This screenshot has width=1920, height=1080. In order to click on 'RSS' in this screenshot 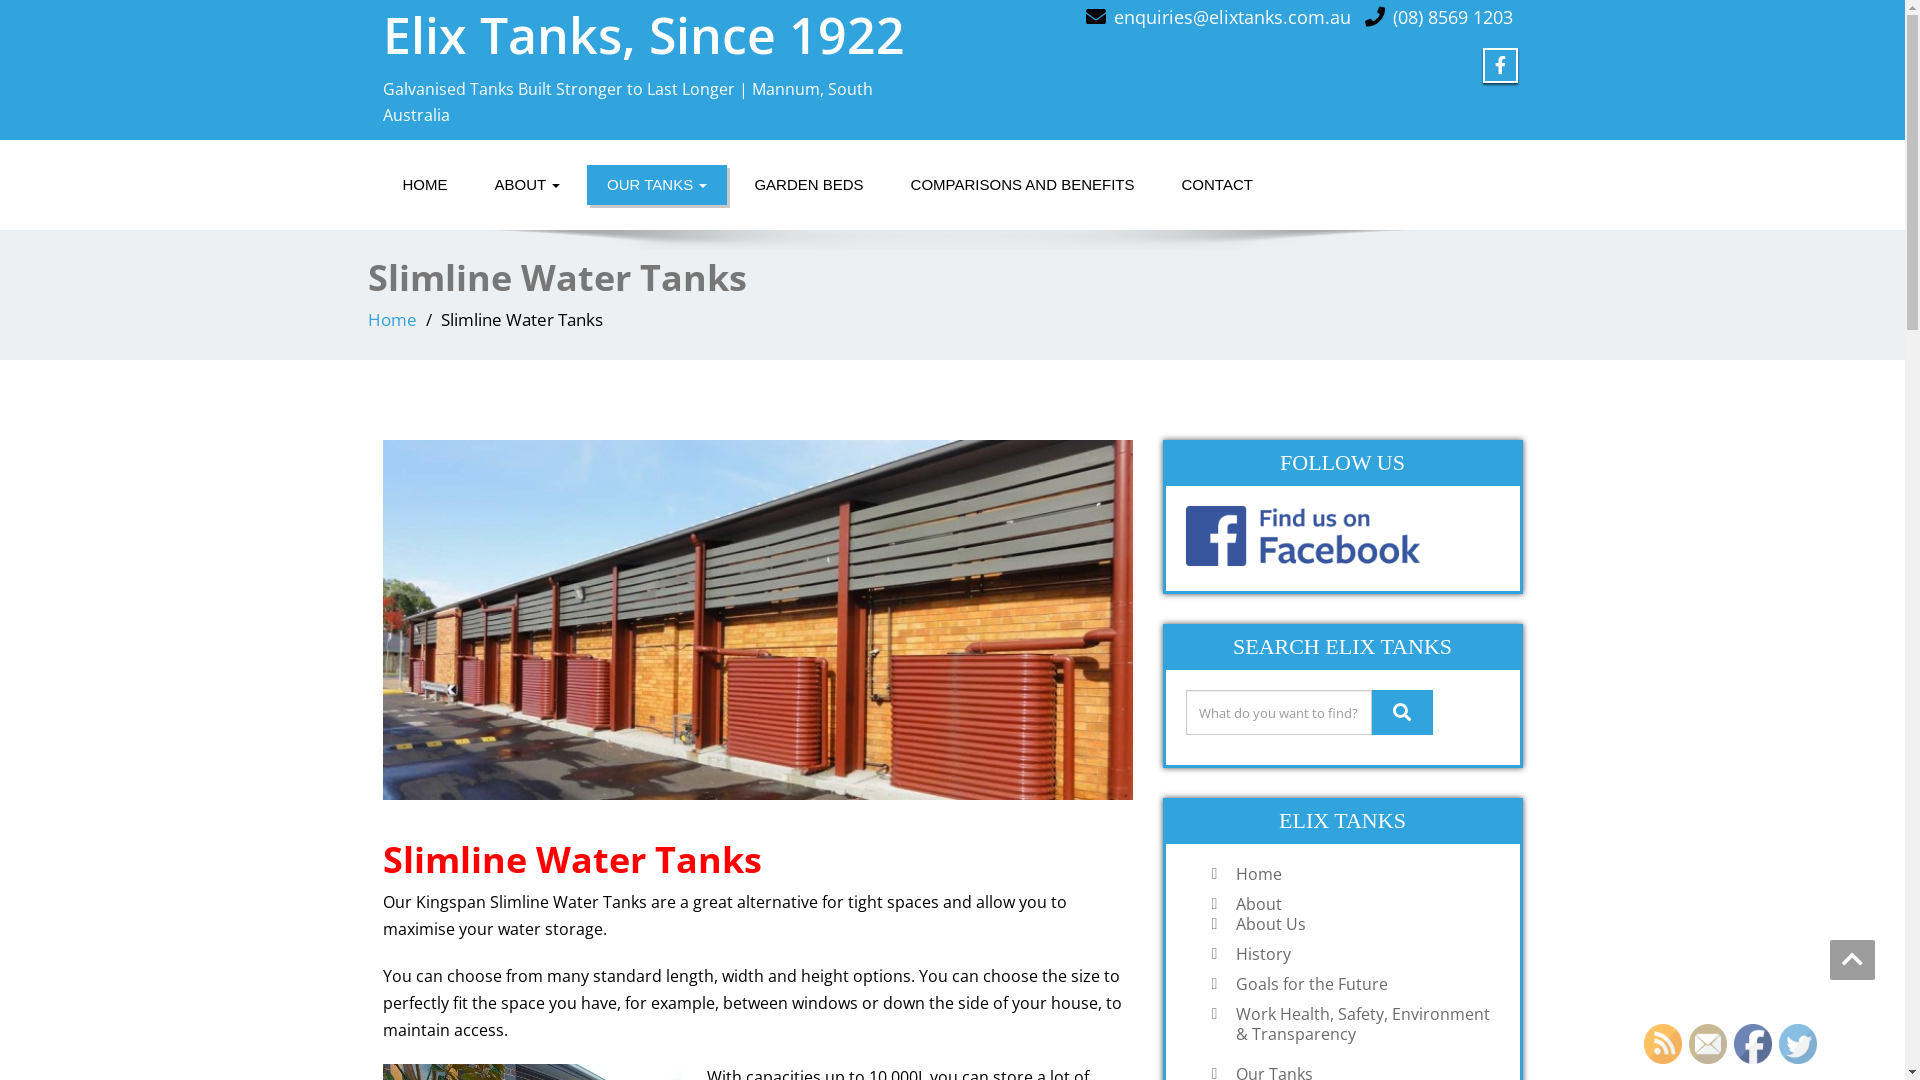, I will do `click(1662, 1043)`.